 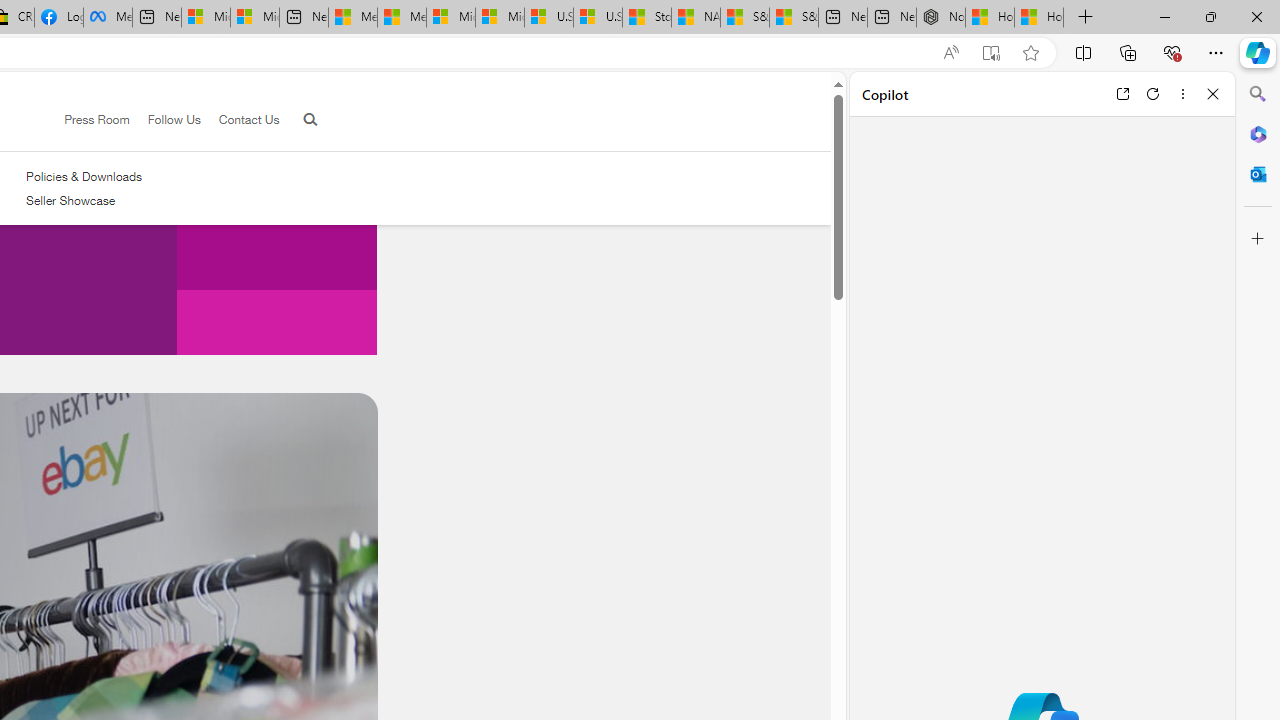 What do you see at coordinates (83, 176) in the screenshot?
I see `'Policies & Downloads'` at bounding box center [83, 176].